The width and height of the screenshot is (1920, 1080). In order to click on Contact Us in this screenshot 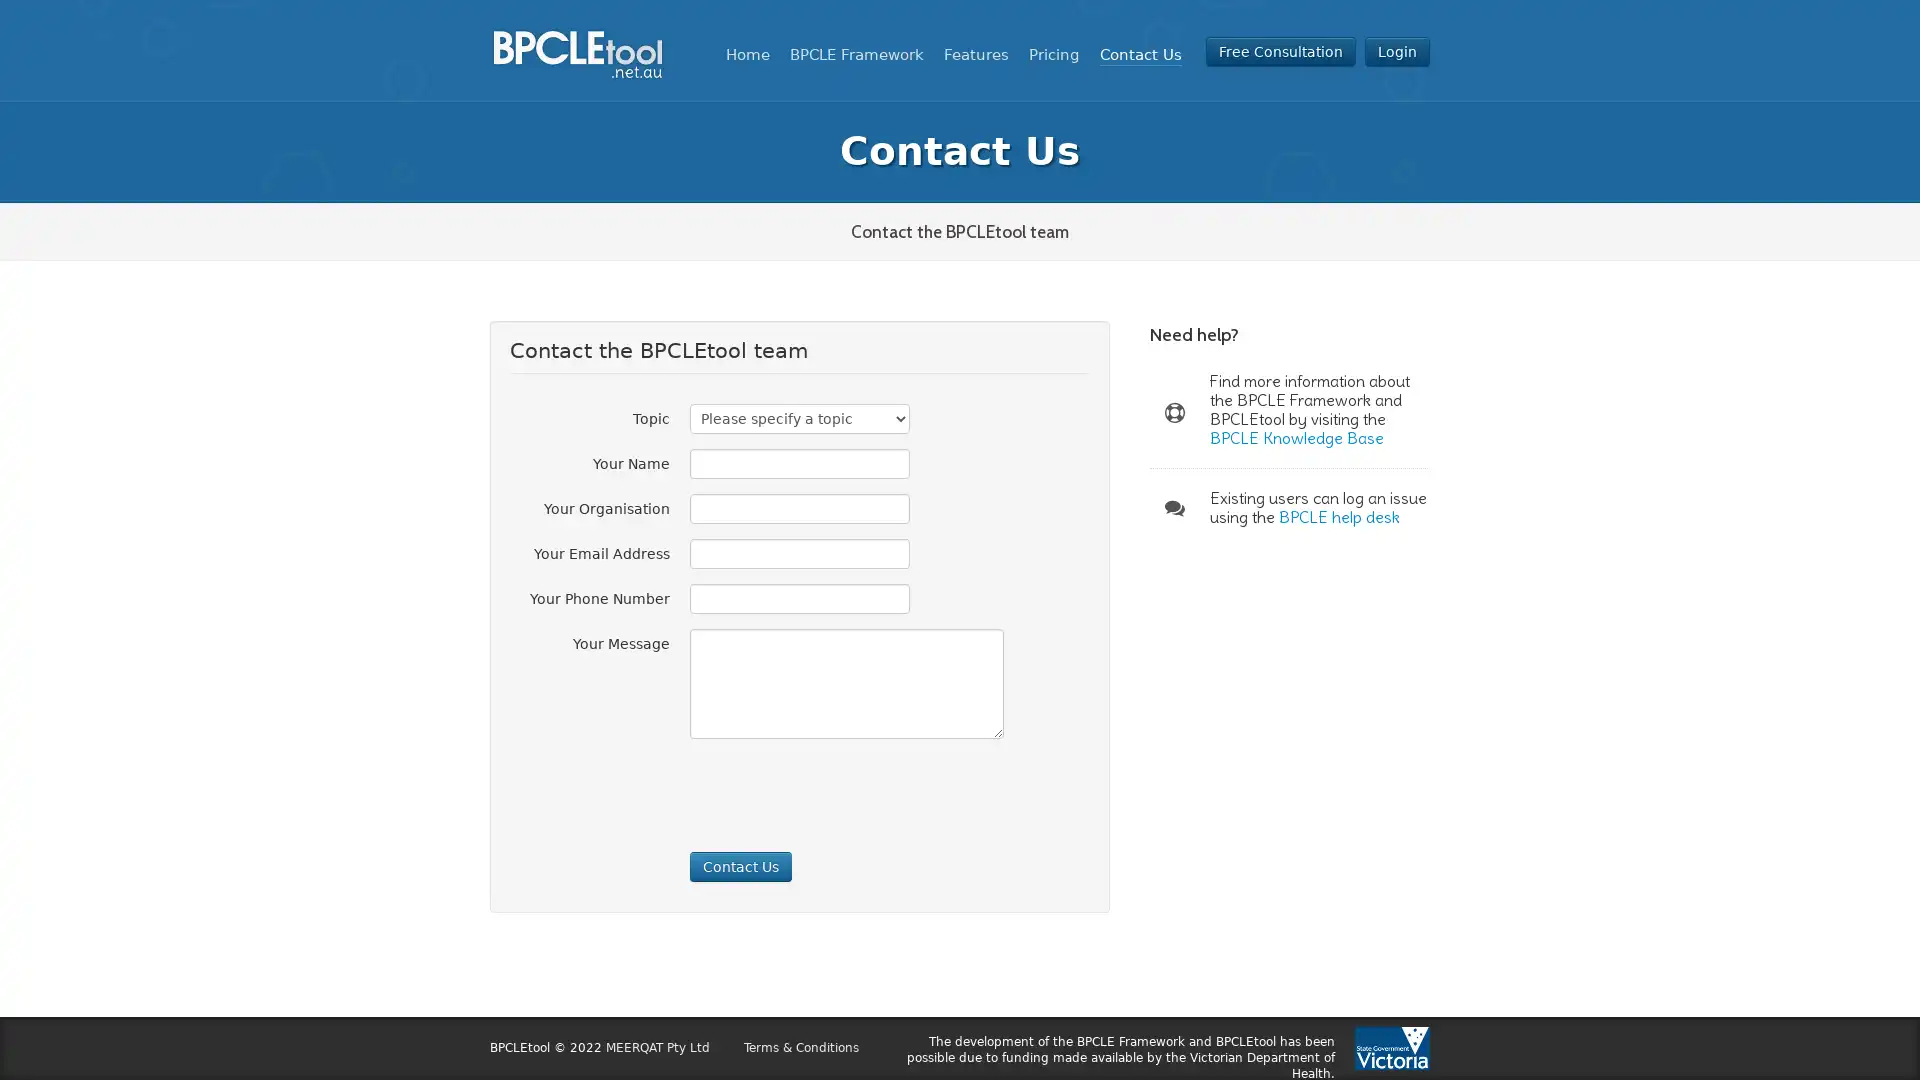, I will do `click(739, 866)`.